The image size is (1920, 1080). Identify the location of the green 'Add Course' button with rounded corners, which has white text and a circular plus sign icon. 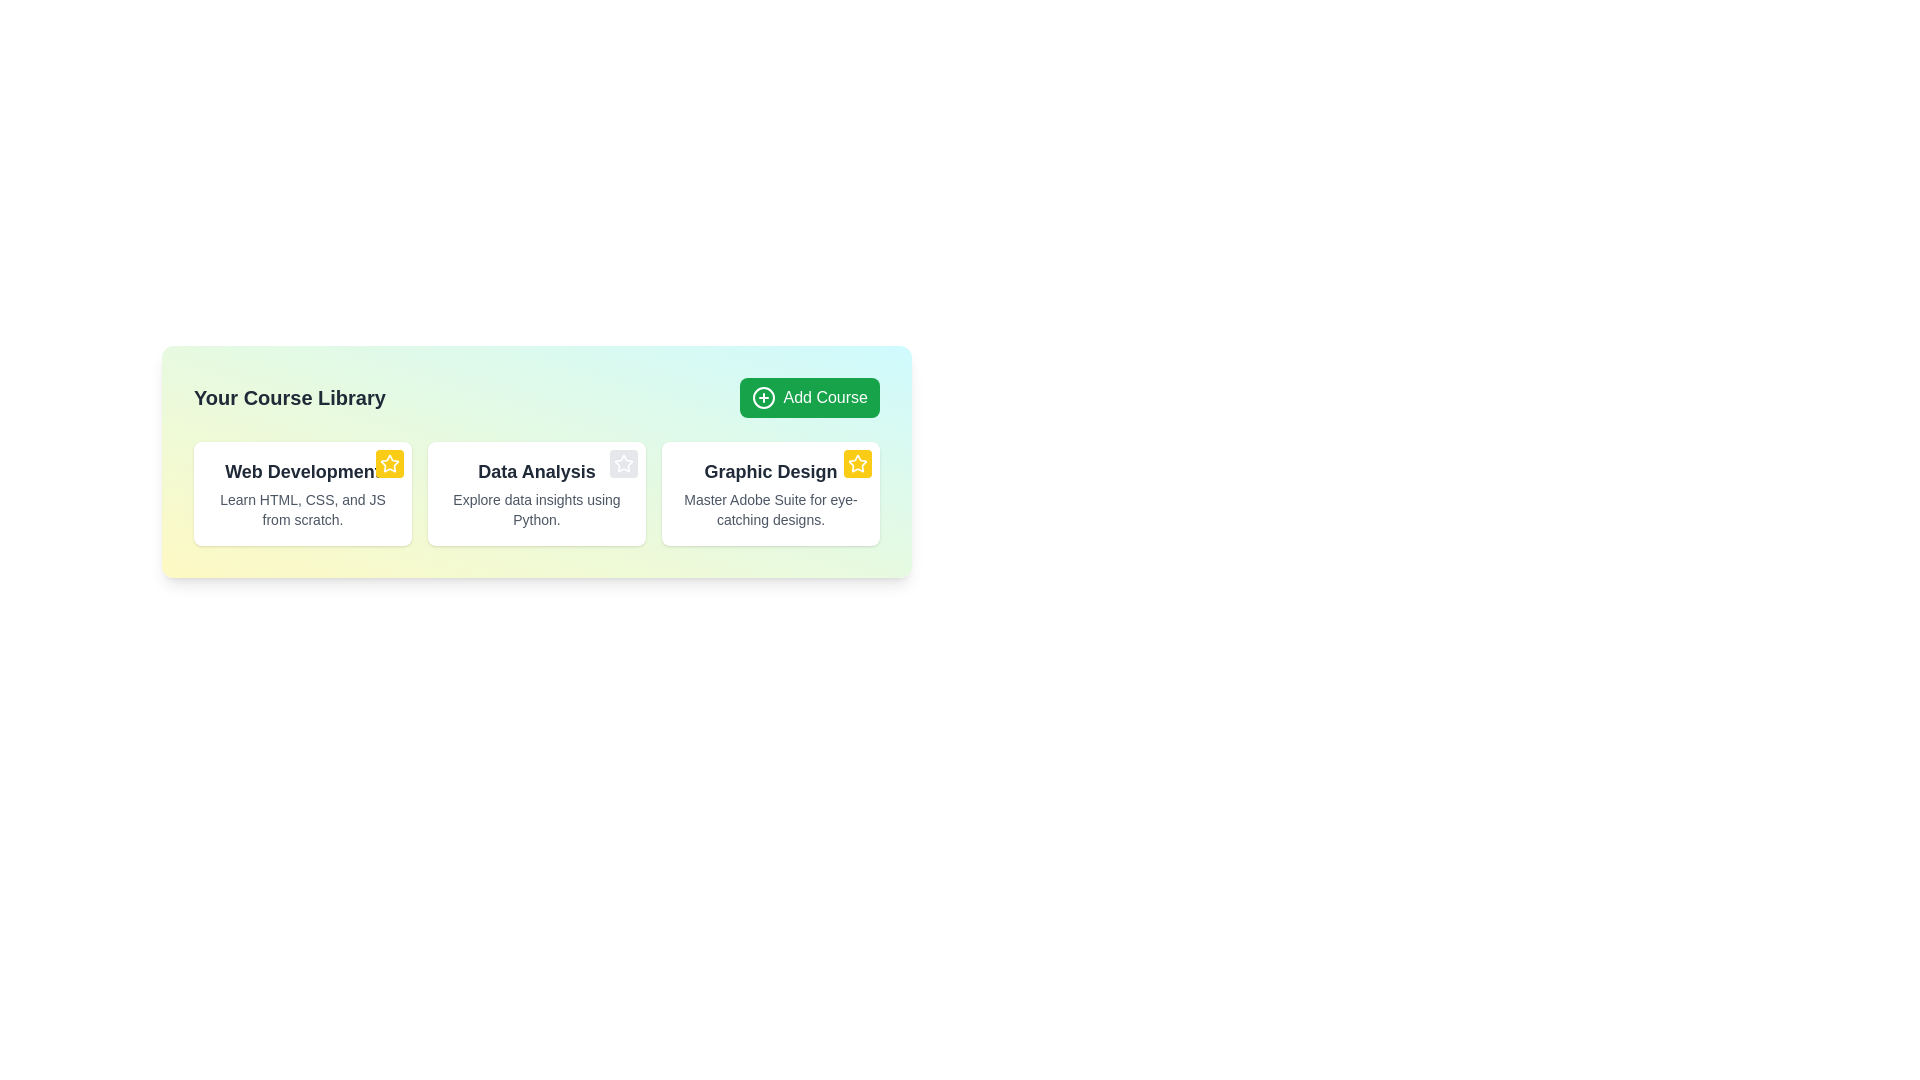
(809, 397).